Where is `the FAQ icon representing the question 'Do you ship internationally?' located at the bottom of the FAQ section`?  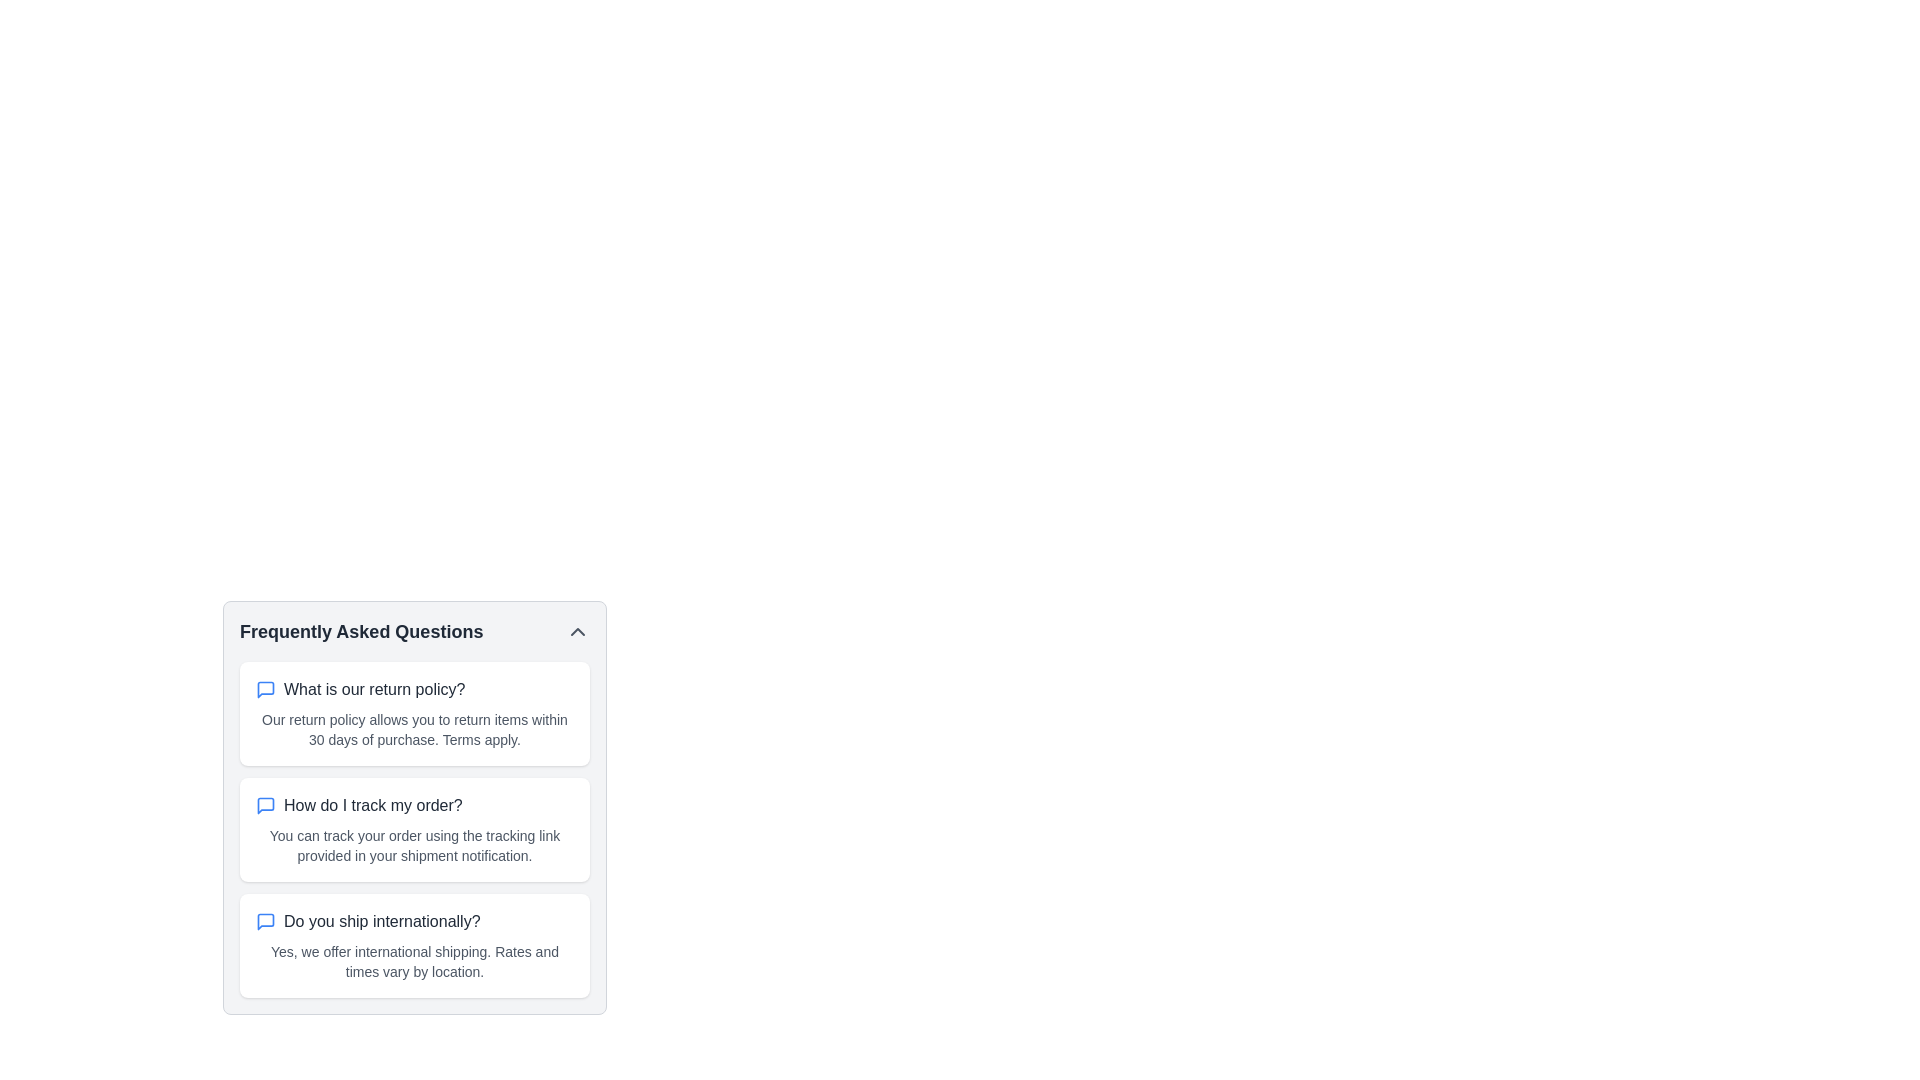
the FAQ icon representing the question 'Do you ship internationally?' located at the bottom of the FAQ section is located at coordinates (264, 921).